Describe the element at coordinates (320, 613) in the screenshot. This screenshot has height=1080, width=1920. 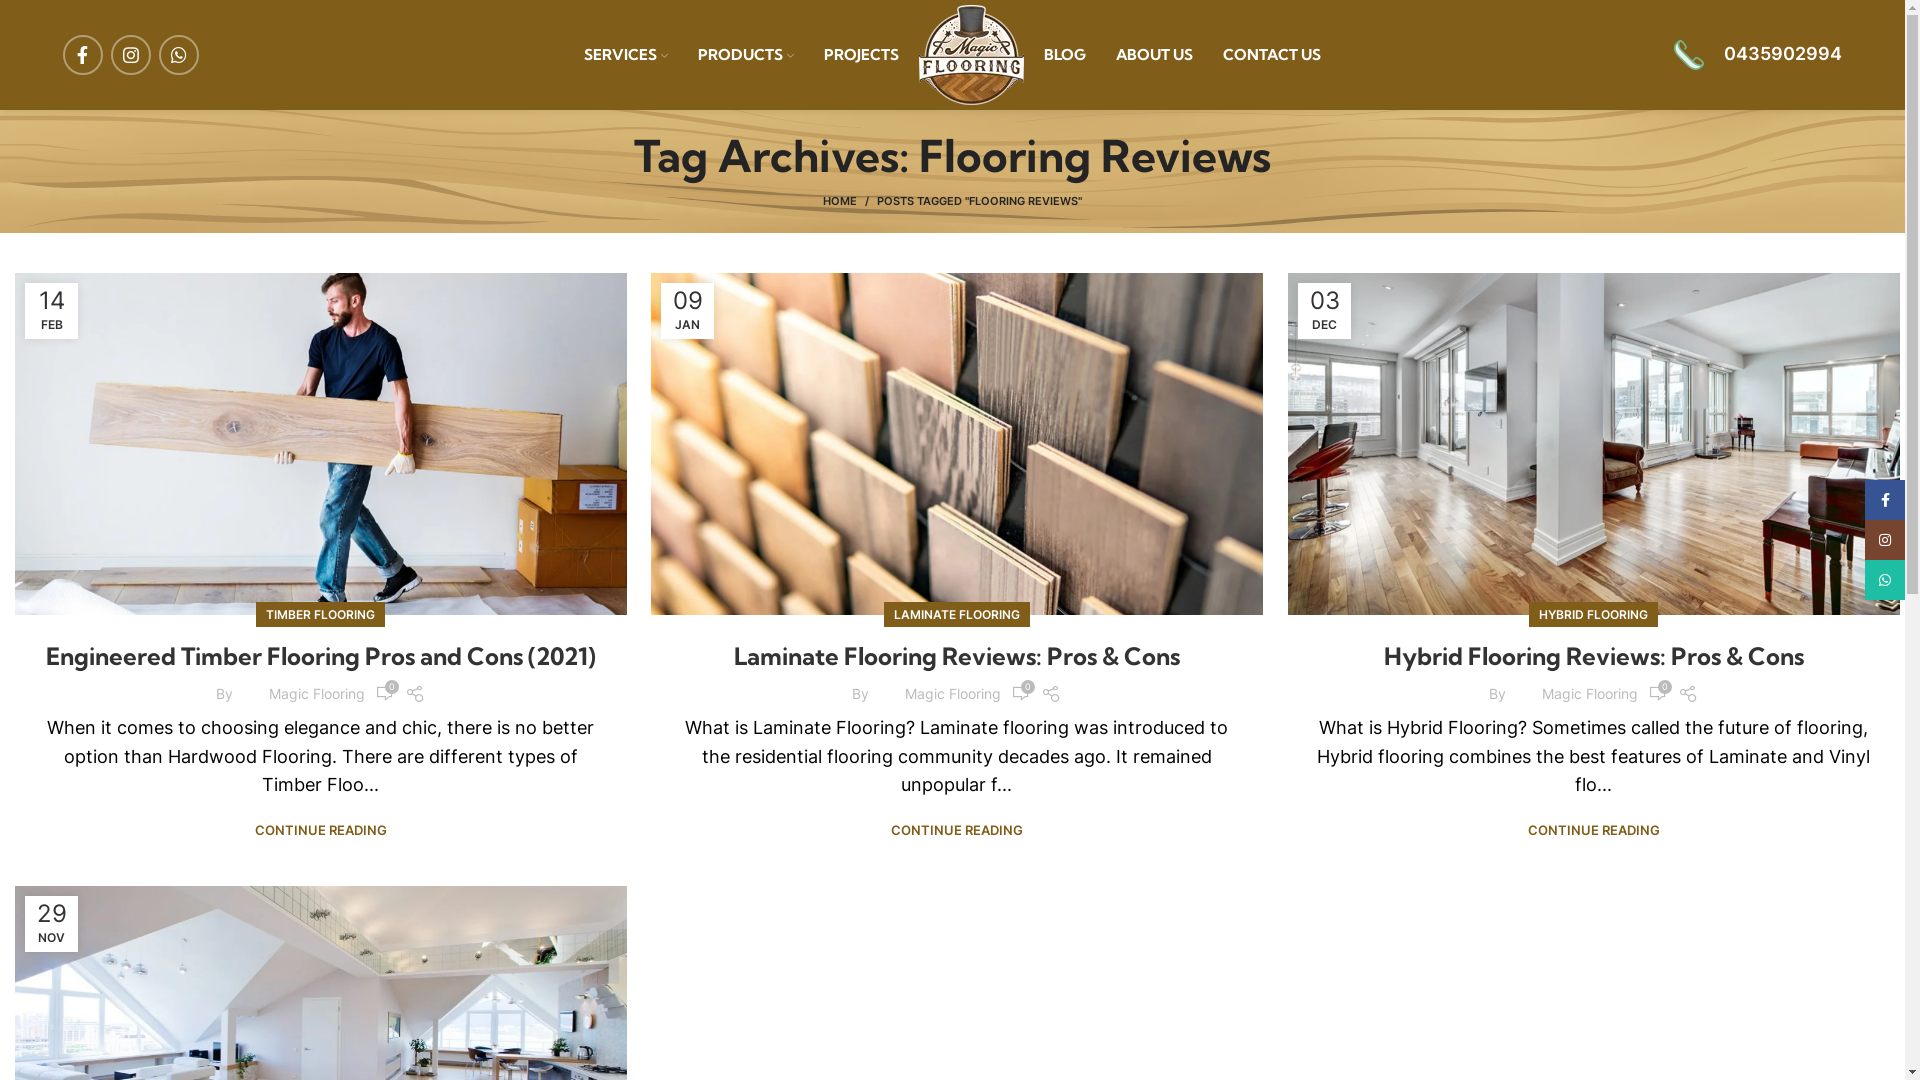
I see `'TIMBER FLOORING'` at that location.